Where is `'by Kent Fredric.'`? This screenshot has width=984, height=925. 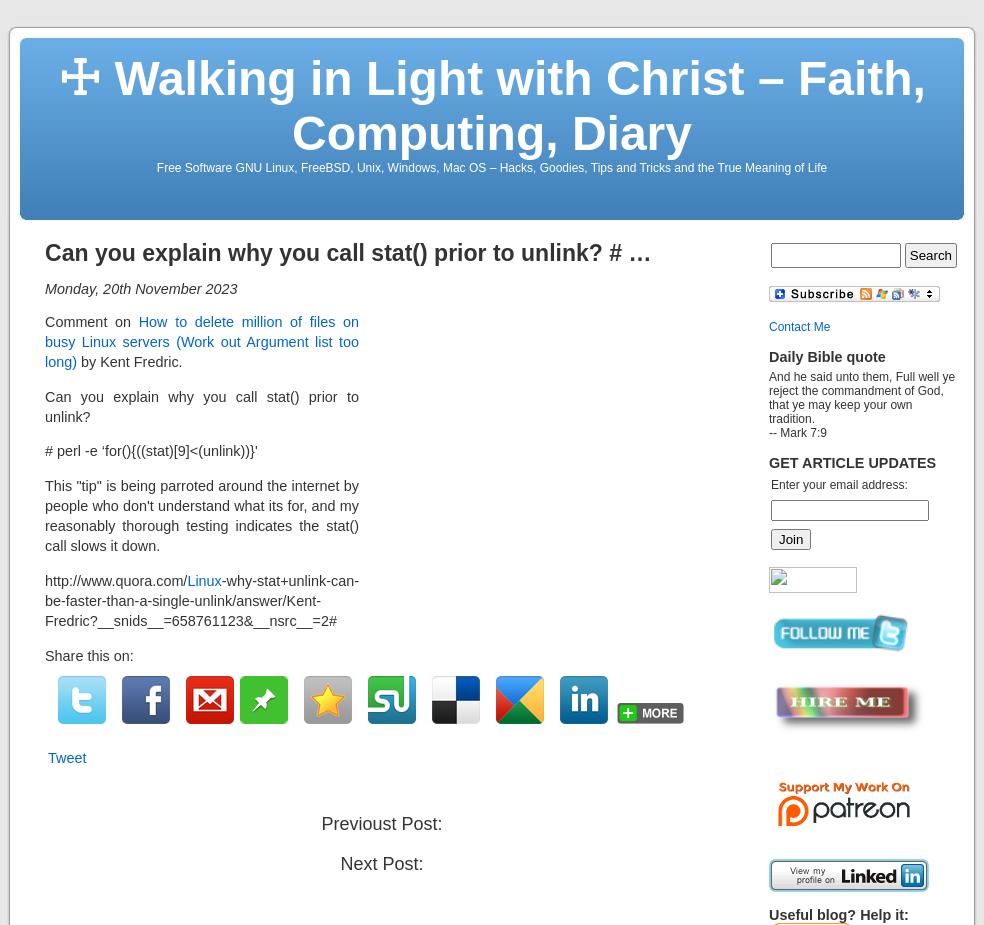
'by Kent Fredric.' is located at coordinates (129, 361).